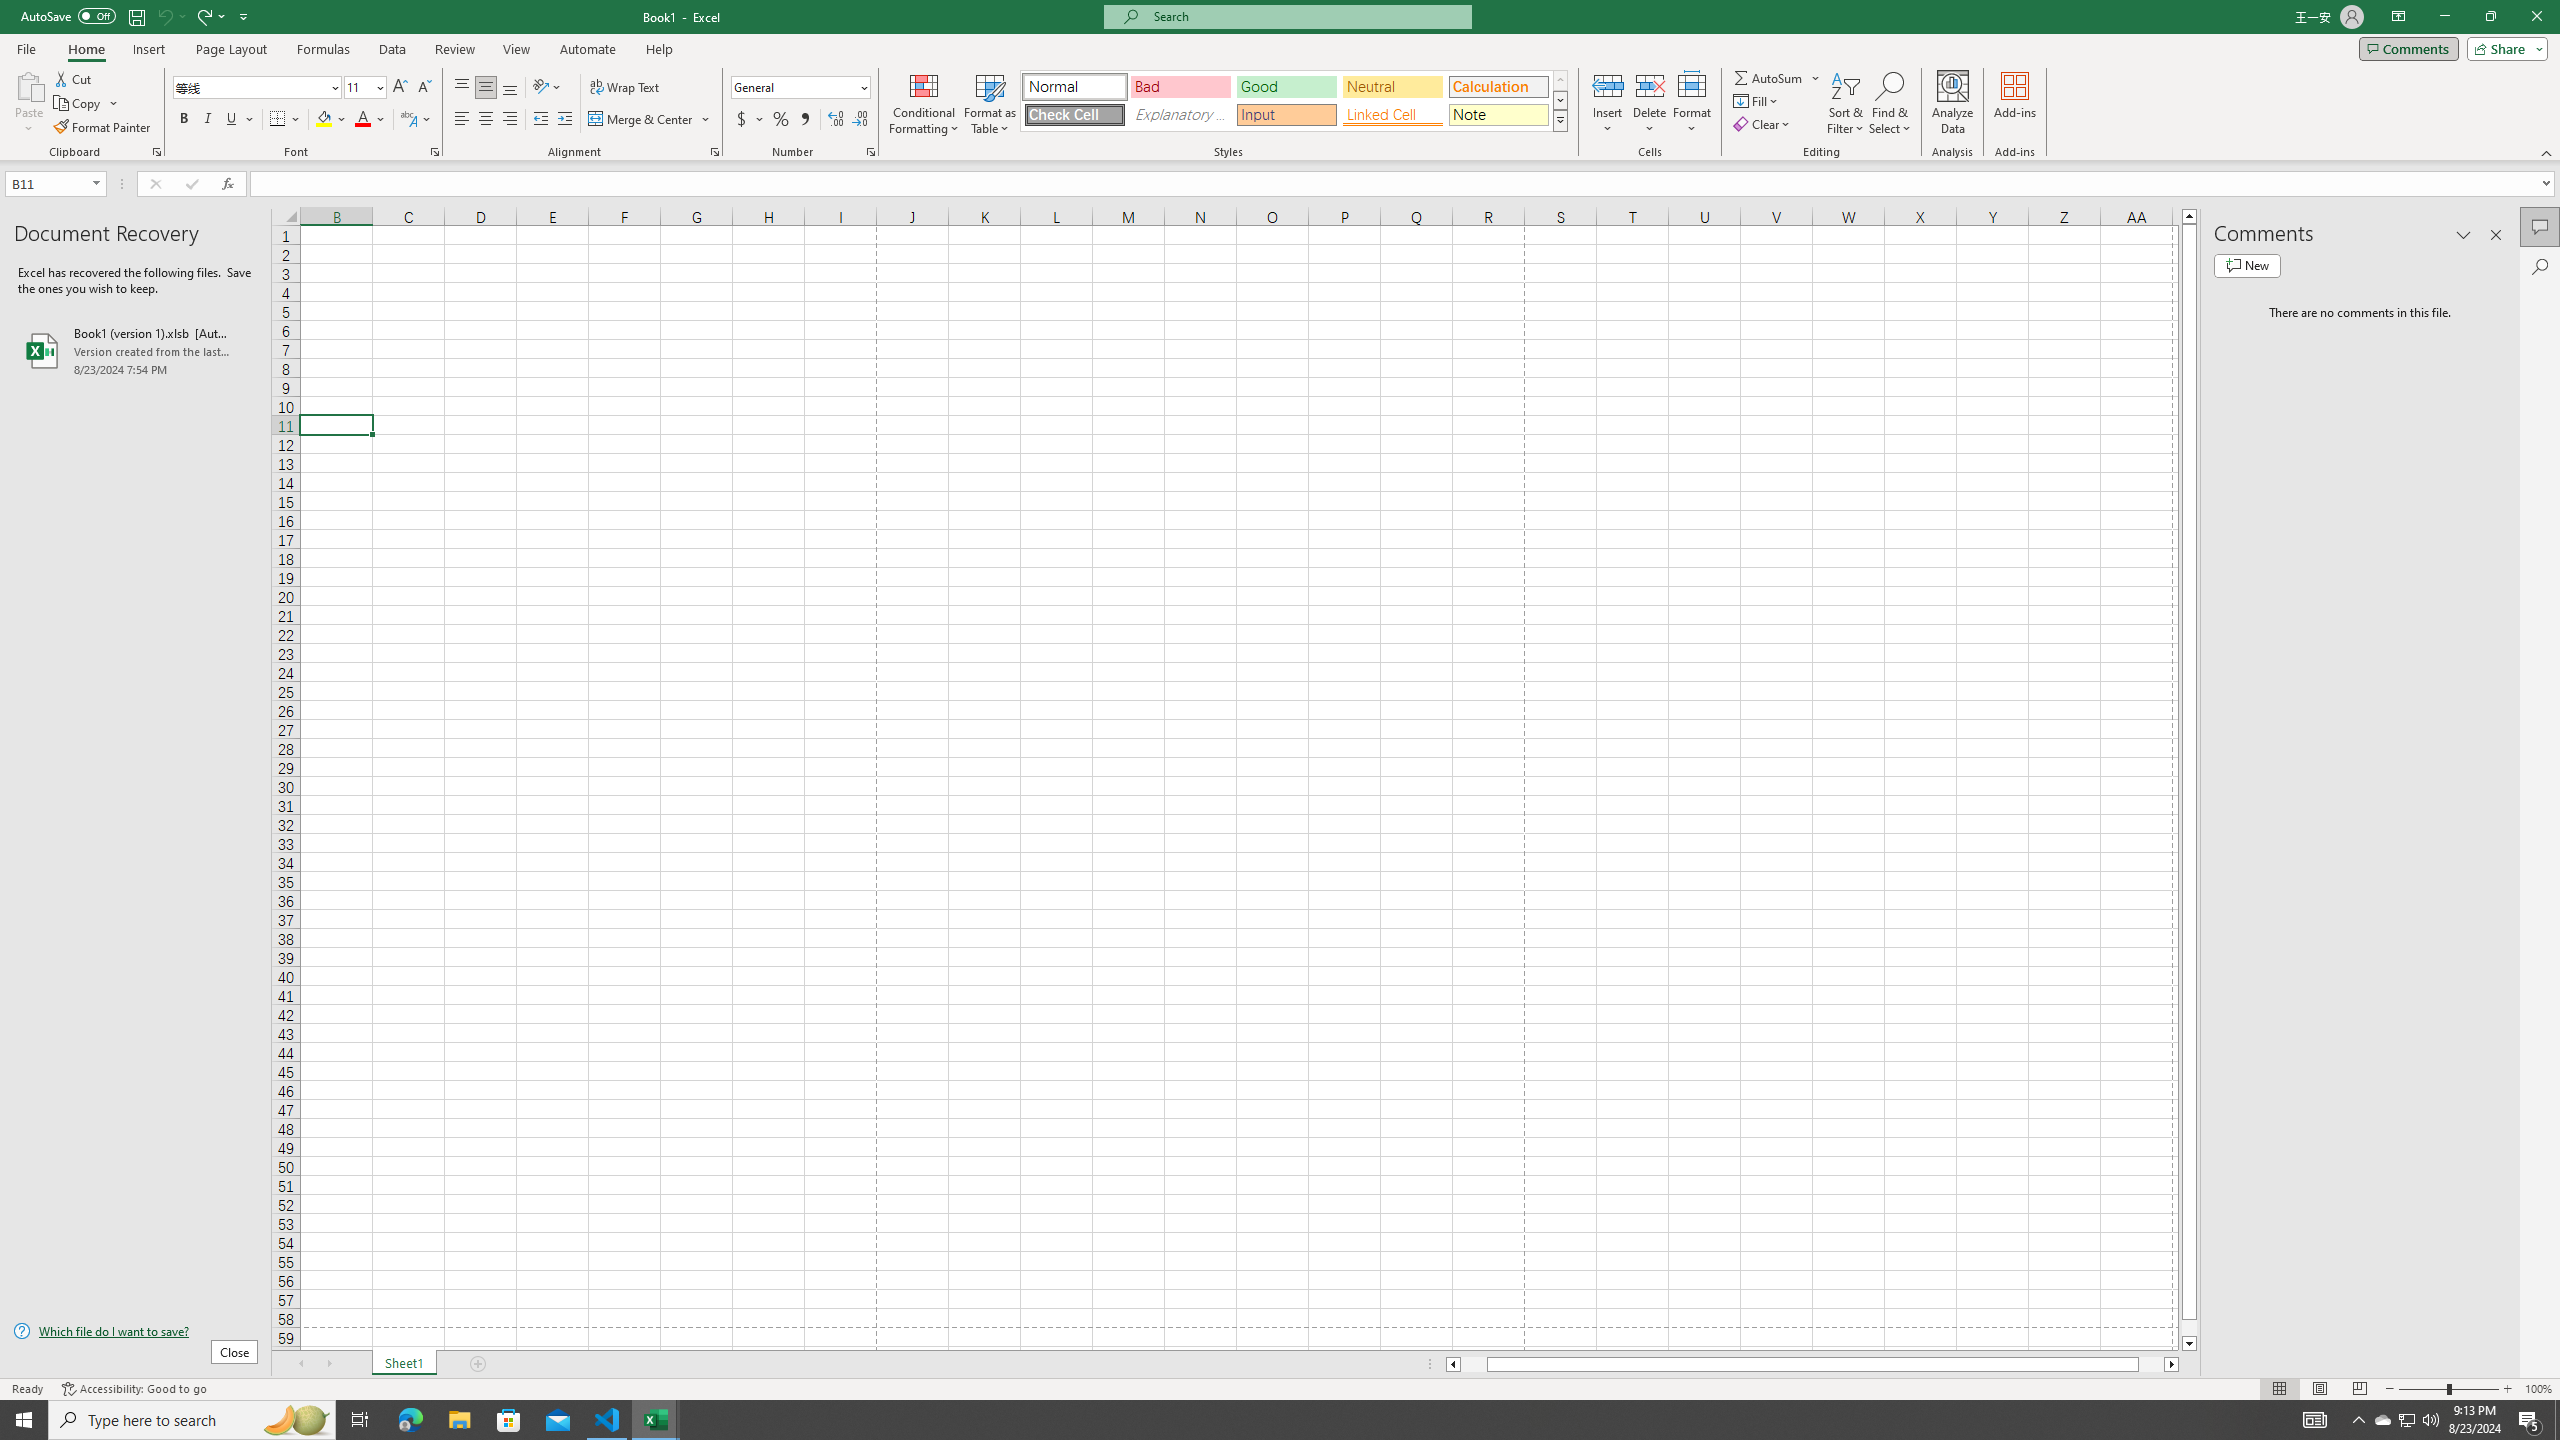 This screenshot has height=1440, width=2560. Describe the element at coordinates (231, 118) in the screenshot. I see `'Underline'` at that location.